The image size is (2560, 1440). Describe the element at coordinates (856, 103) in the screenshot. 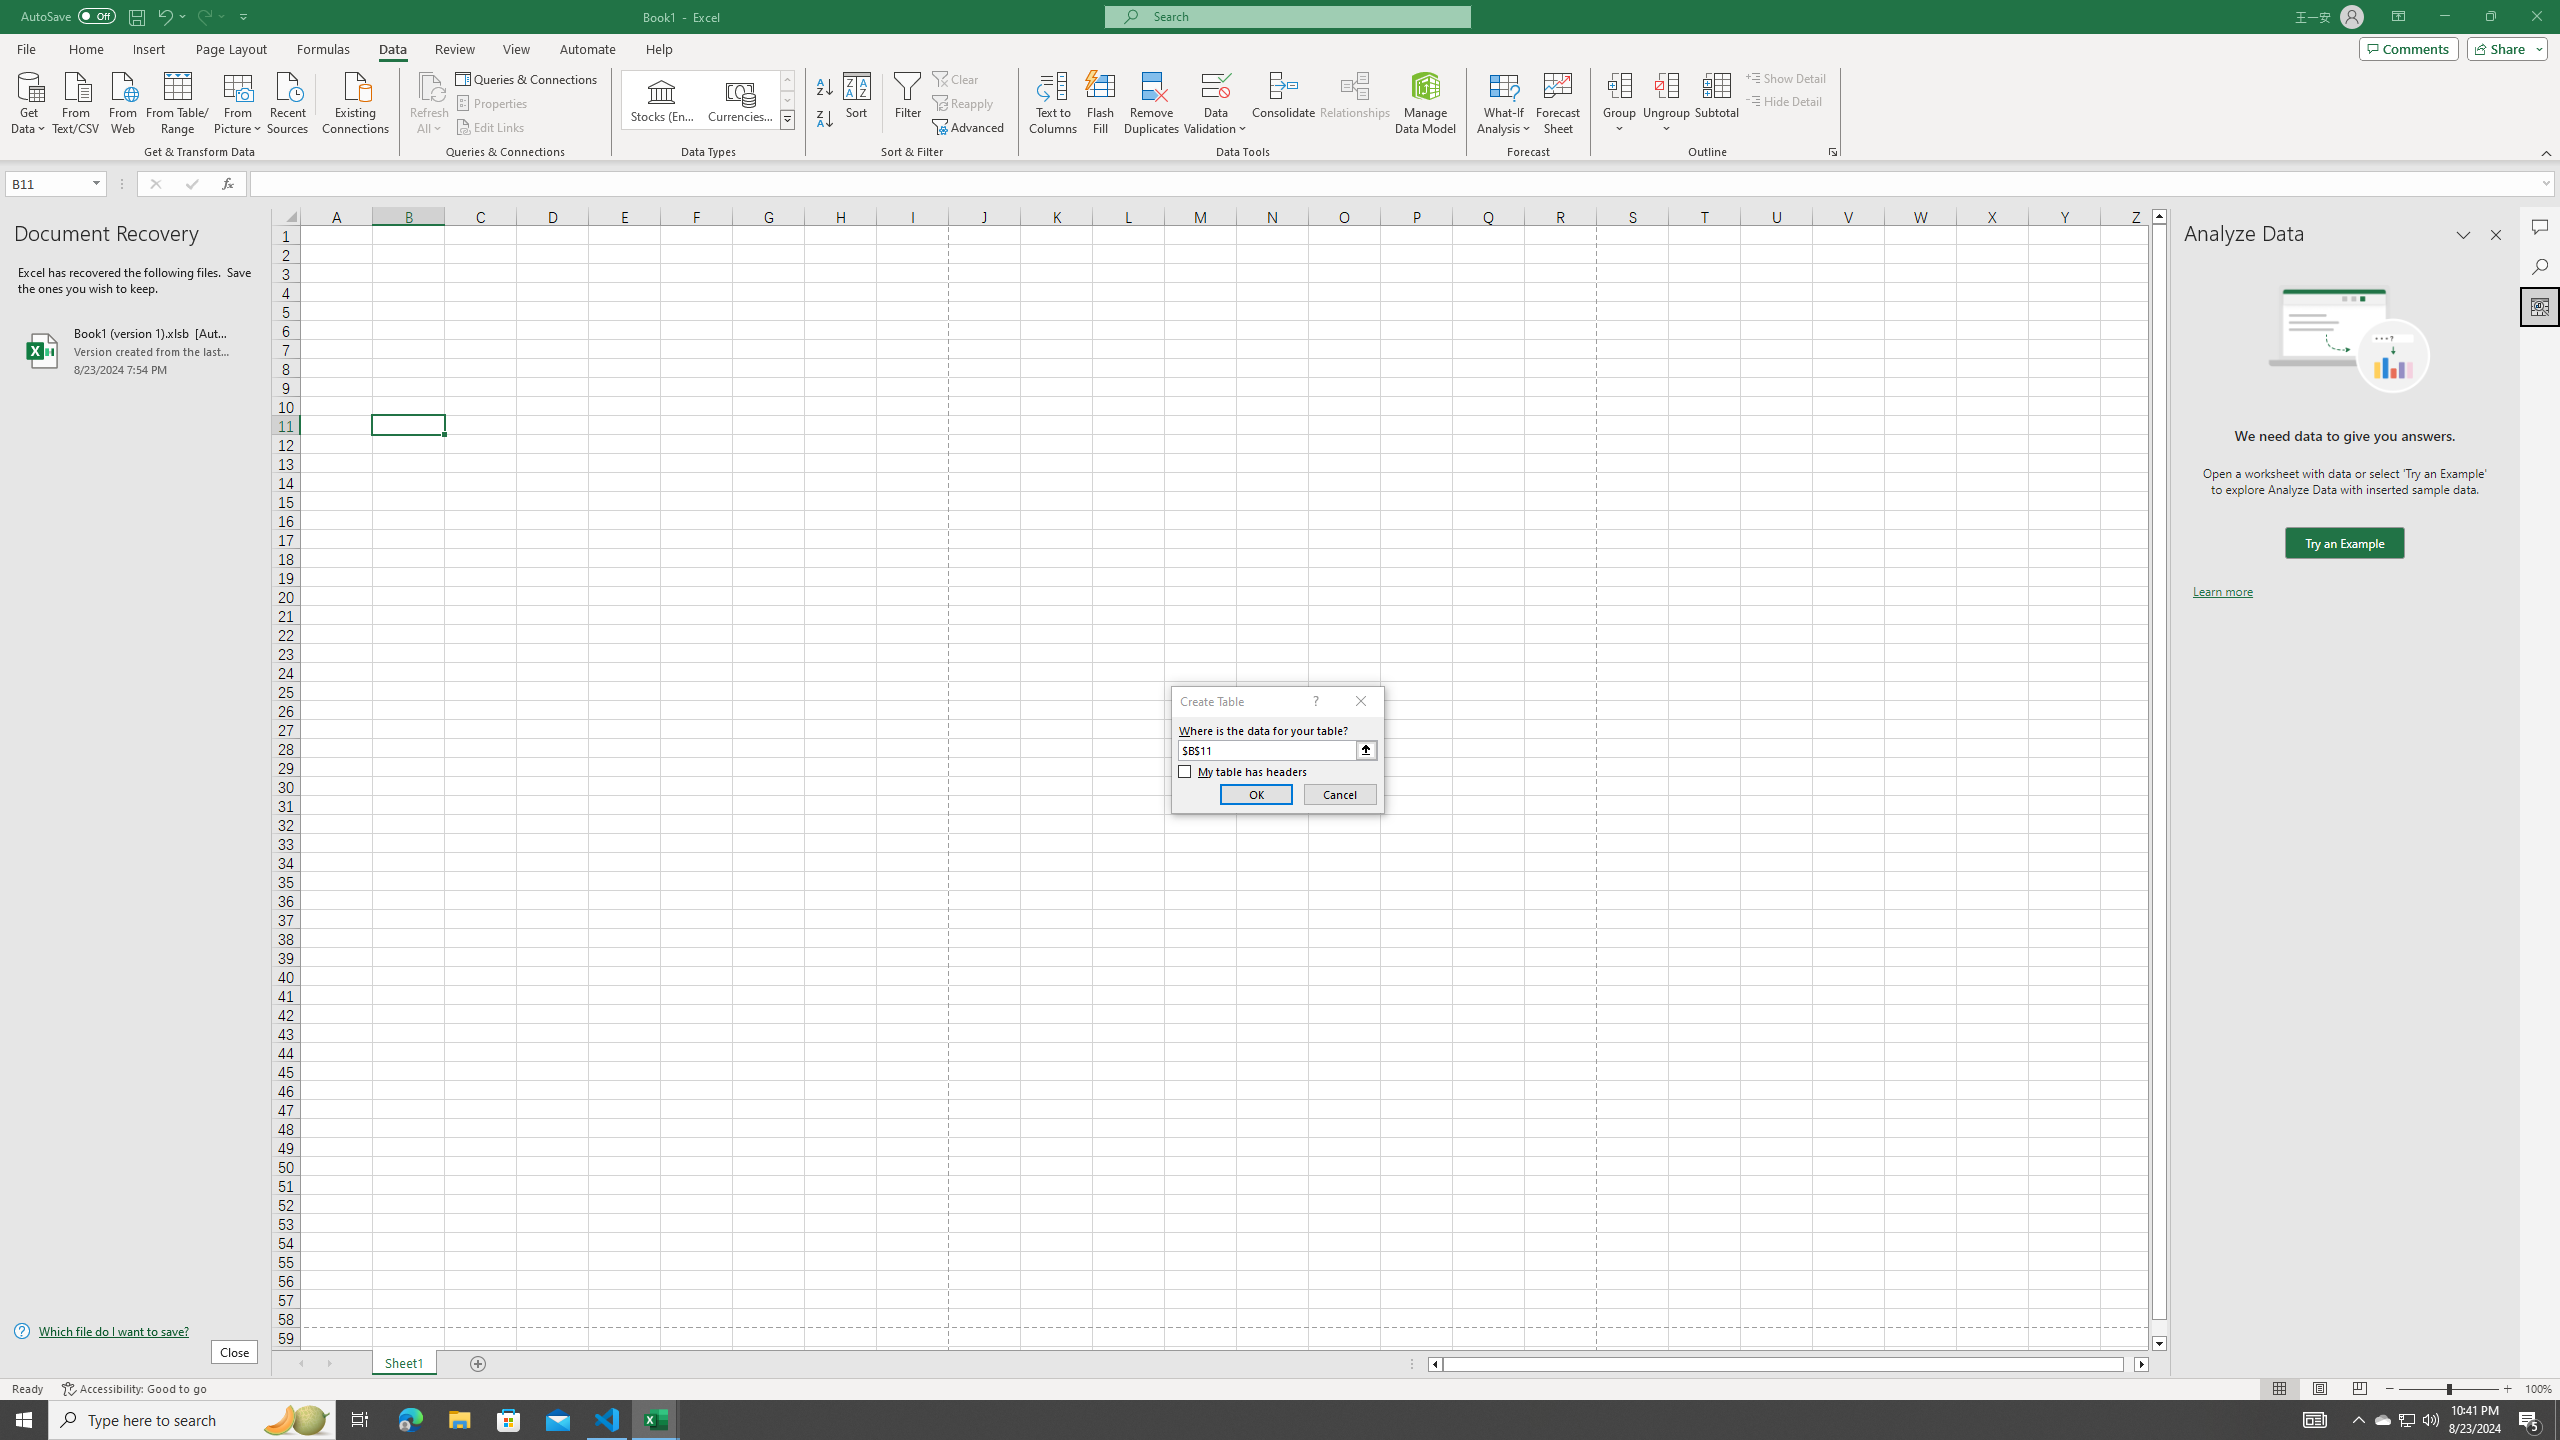

I see `'Sort...'` at that location.